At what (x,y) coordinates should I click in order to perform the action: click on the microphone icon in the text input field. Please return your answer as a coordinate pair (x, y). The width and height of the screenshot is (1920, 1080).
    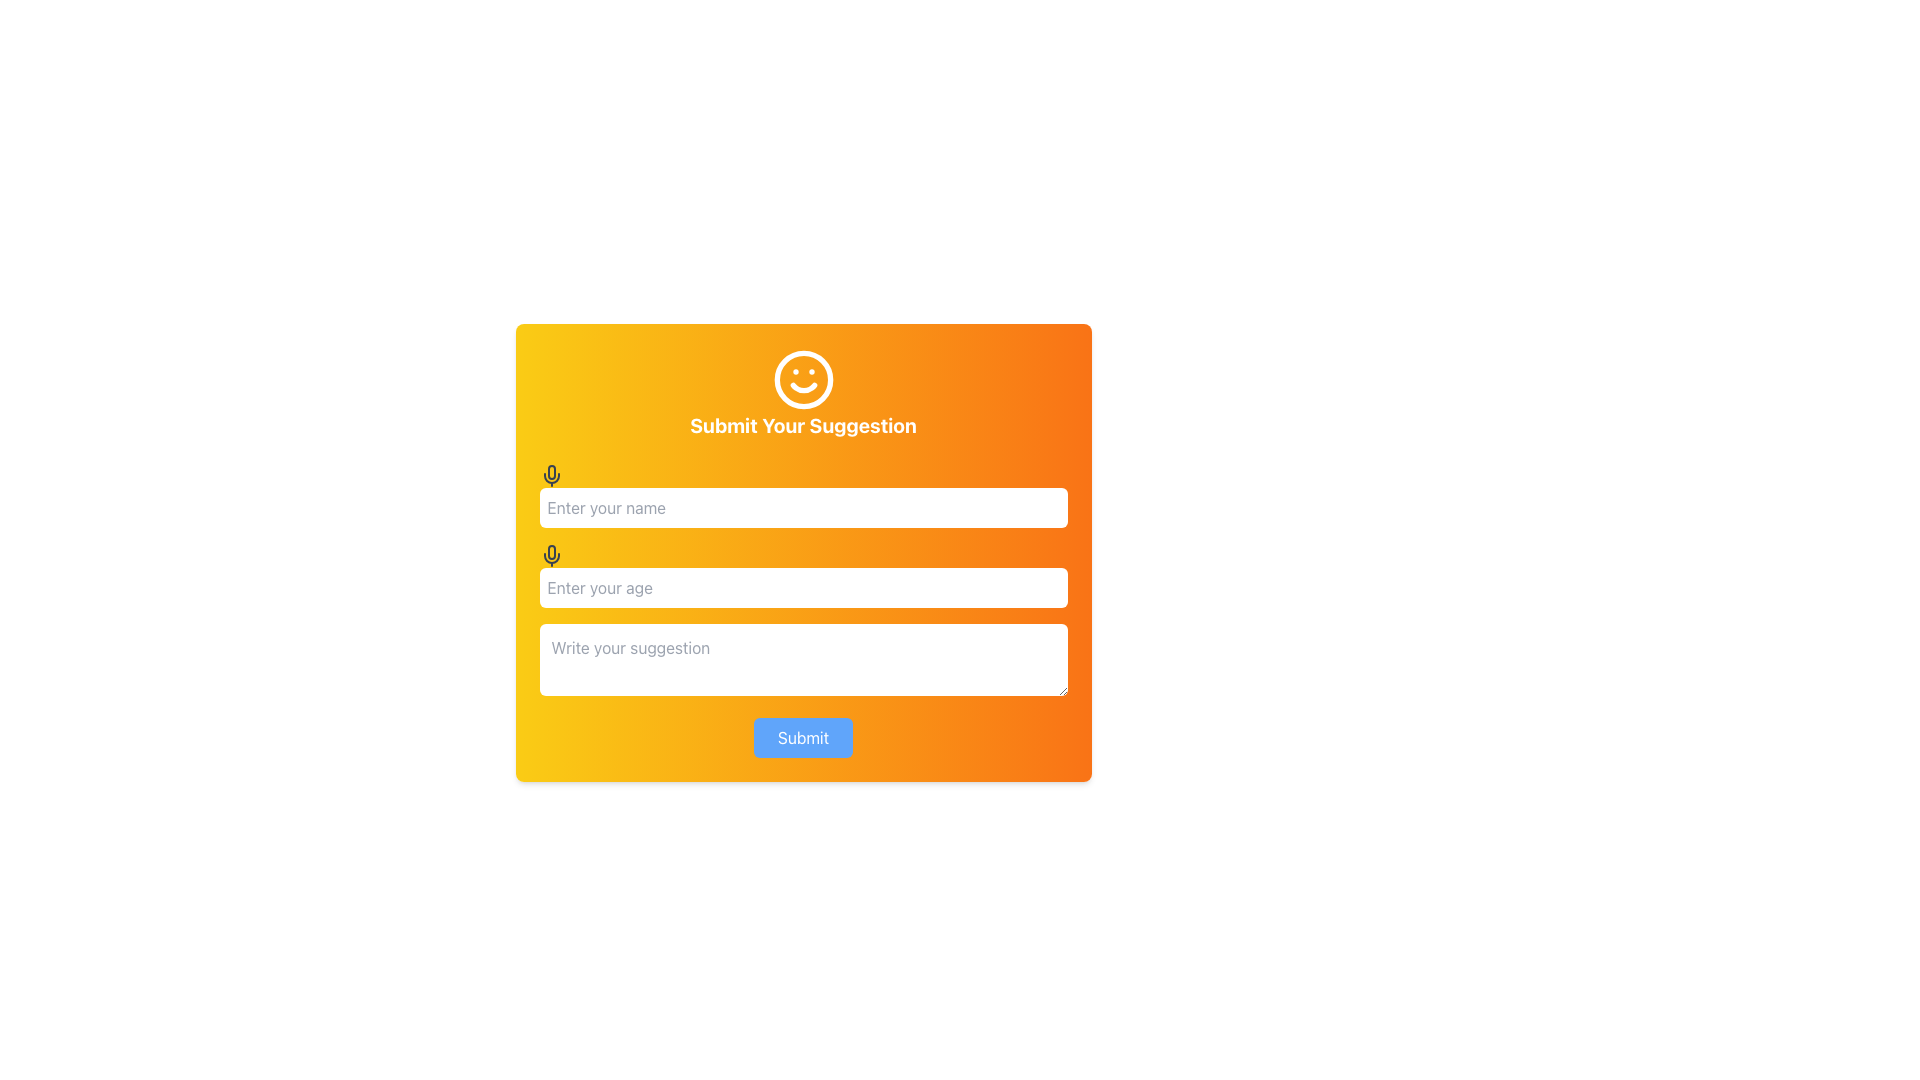
    Looking at the image, I should click on (803, 575).